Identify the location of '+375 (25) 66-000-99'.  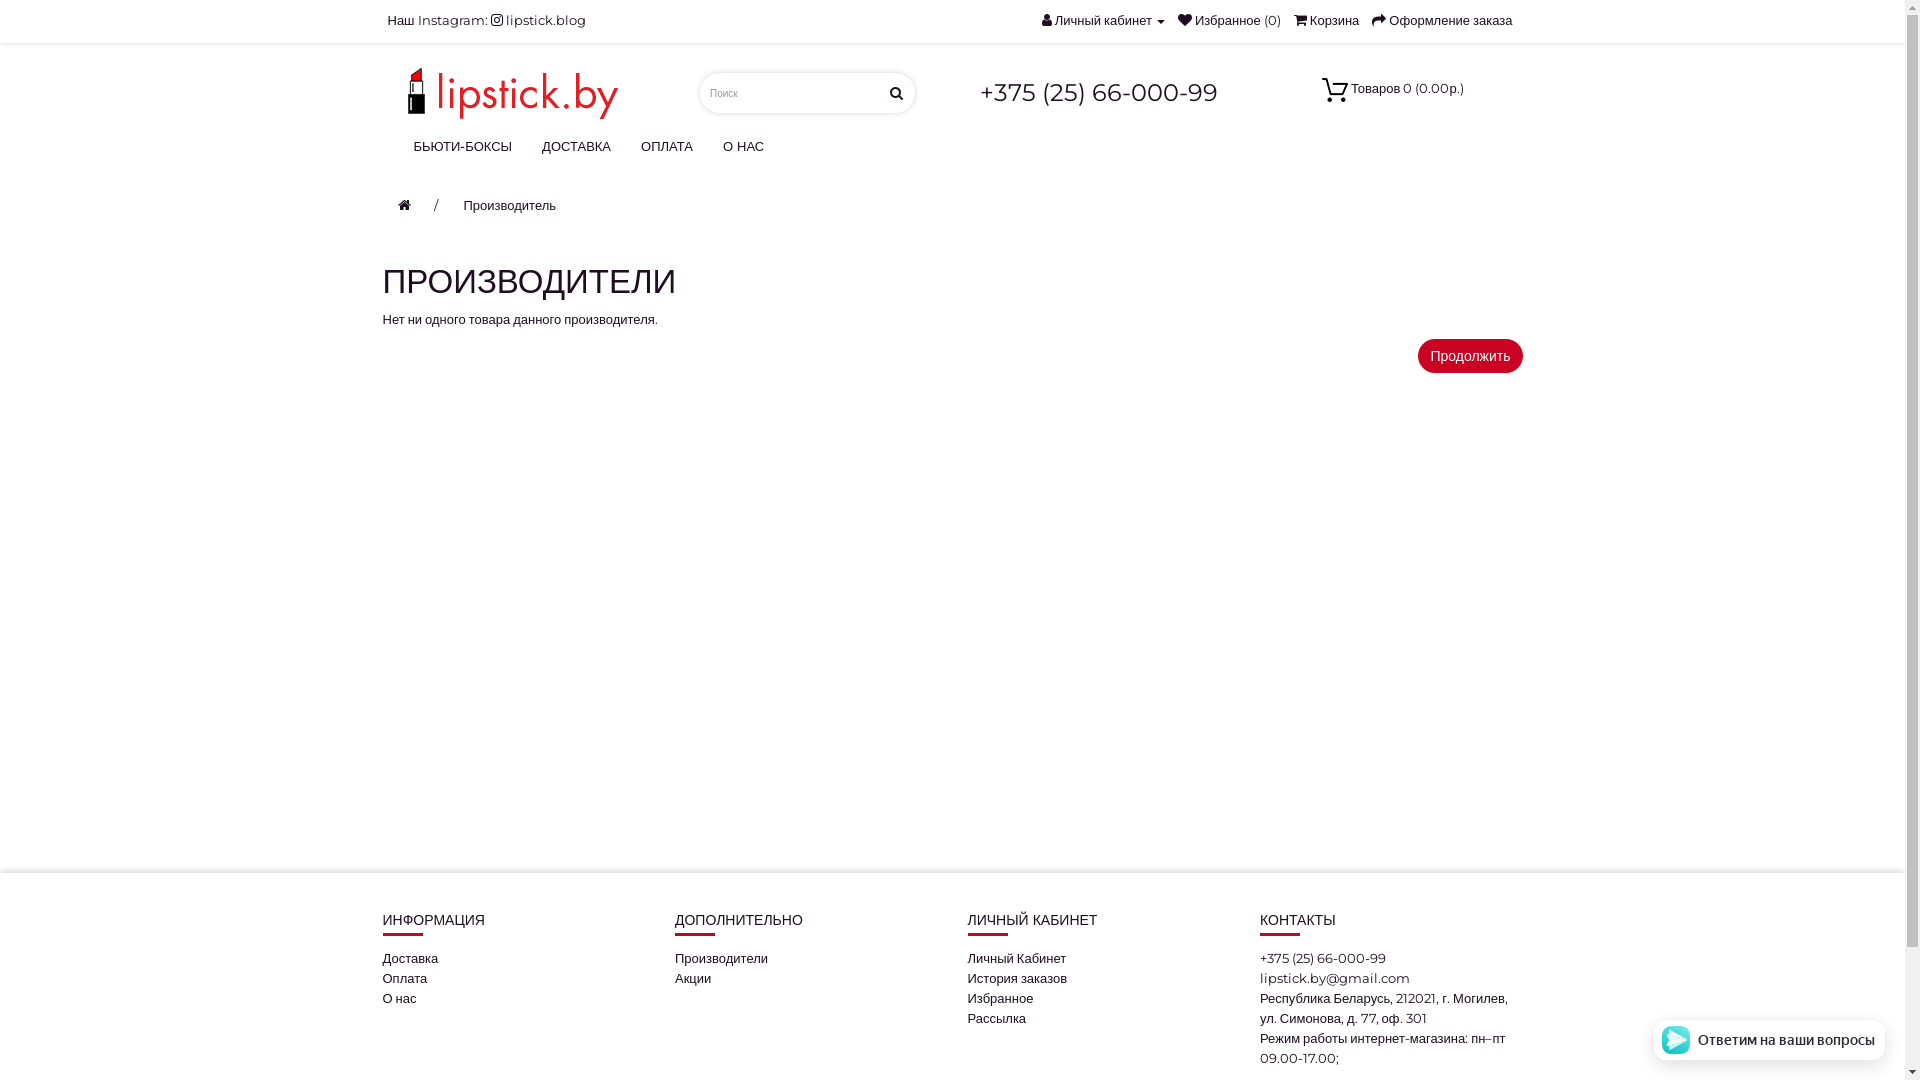
(1098, 92).